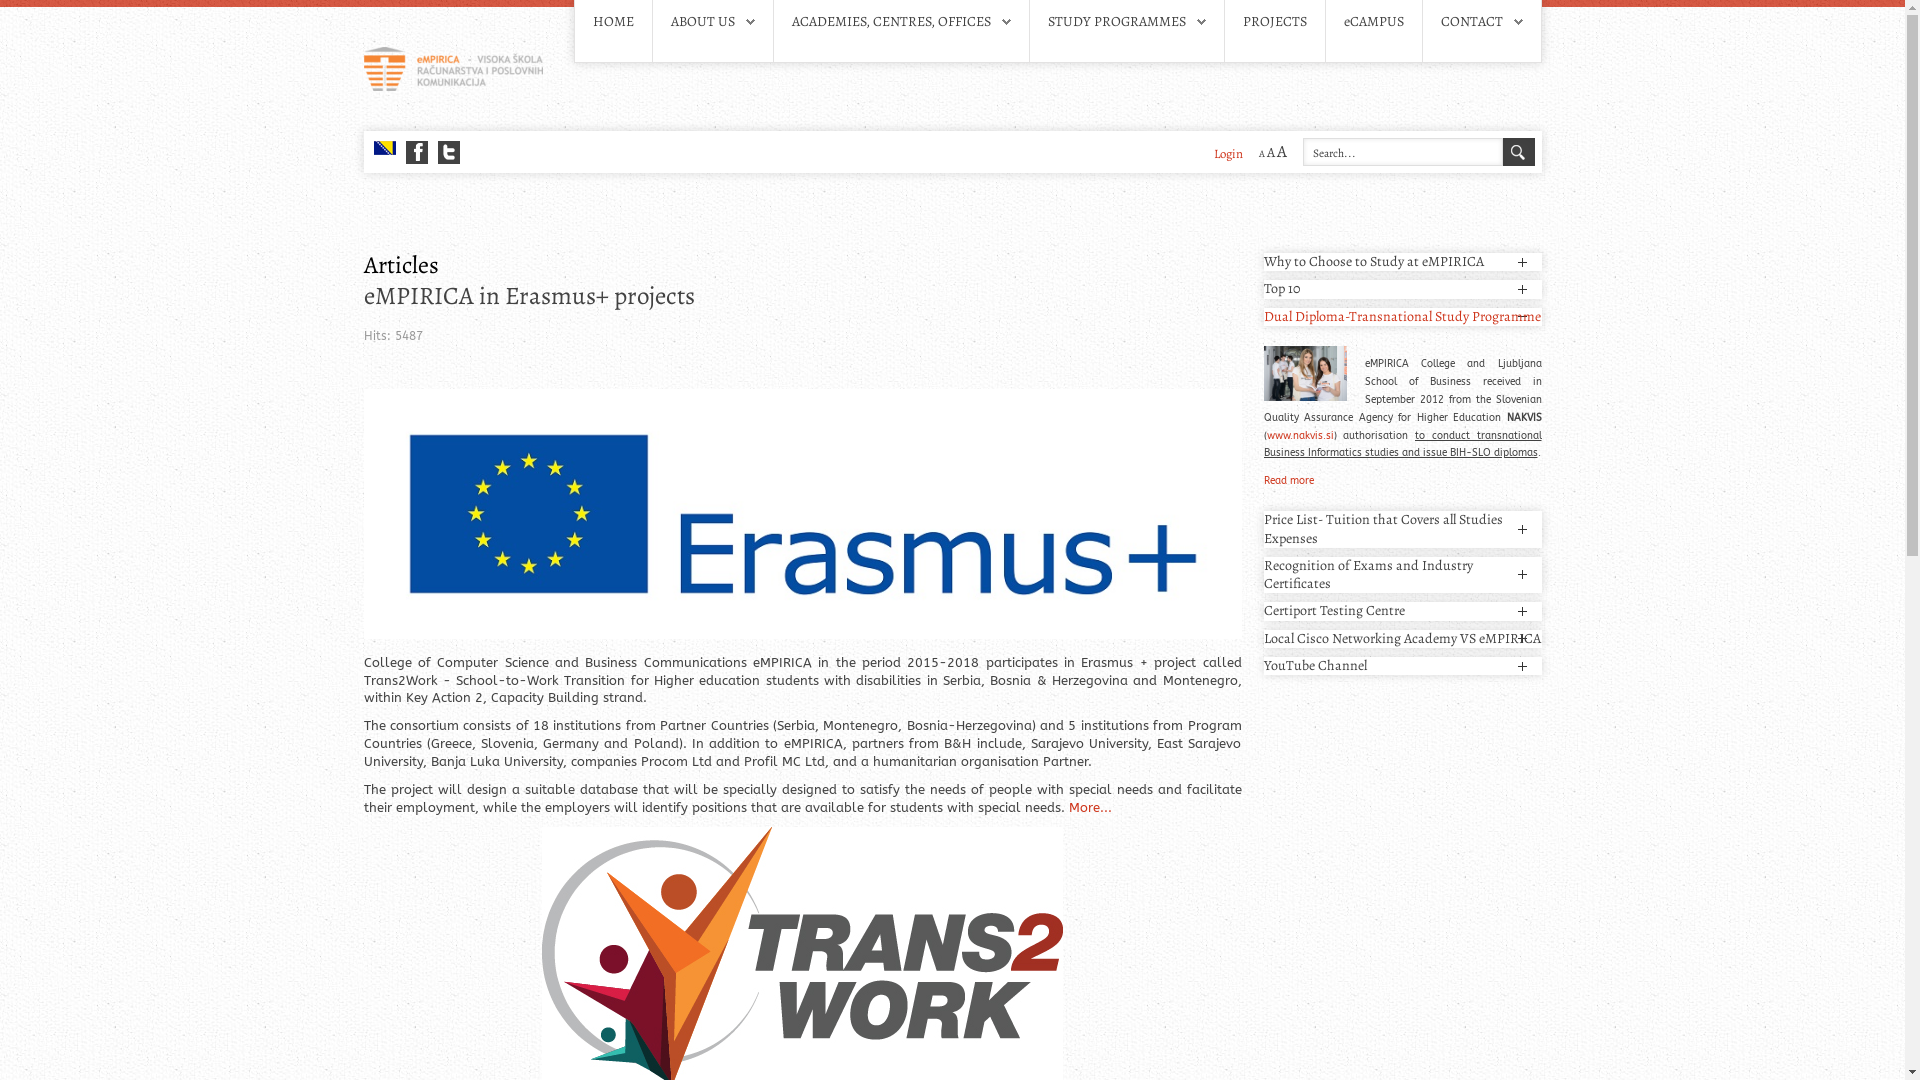  I want to click on 'More...', so click(1088, 806).